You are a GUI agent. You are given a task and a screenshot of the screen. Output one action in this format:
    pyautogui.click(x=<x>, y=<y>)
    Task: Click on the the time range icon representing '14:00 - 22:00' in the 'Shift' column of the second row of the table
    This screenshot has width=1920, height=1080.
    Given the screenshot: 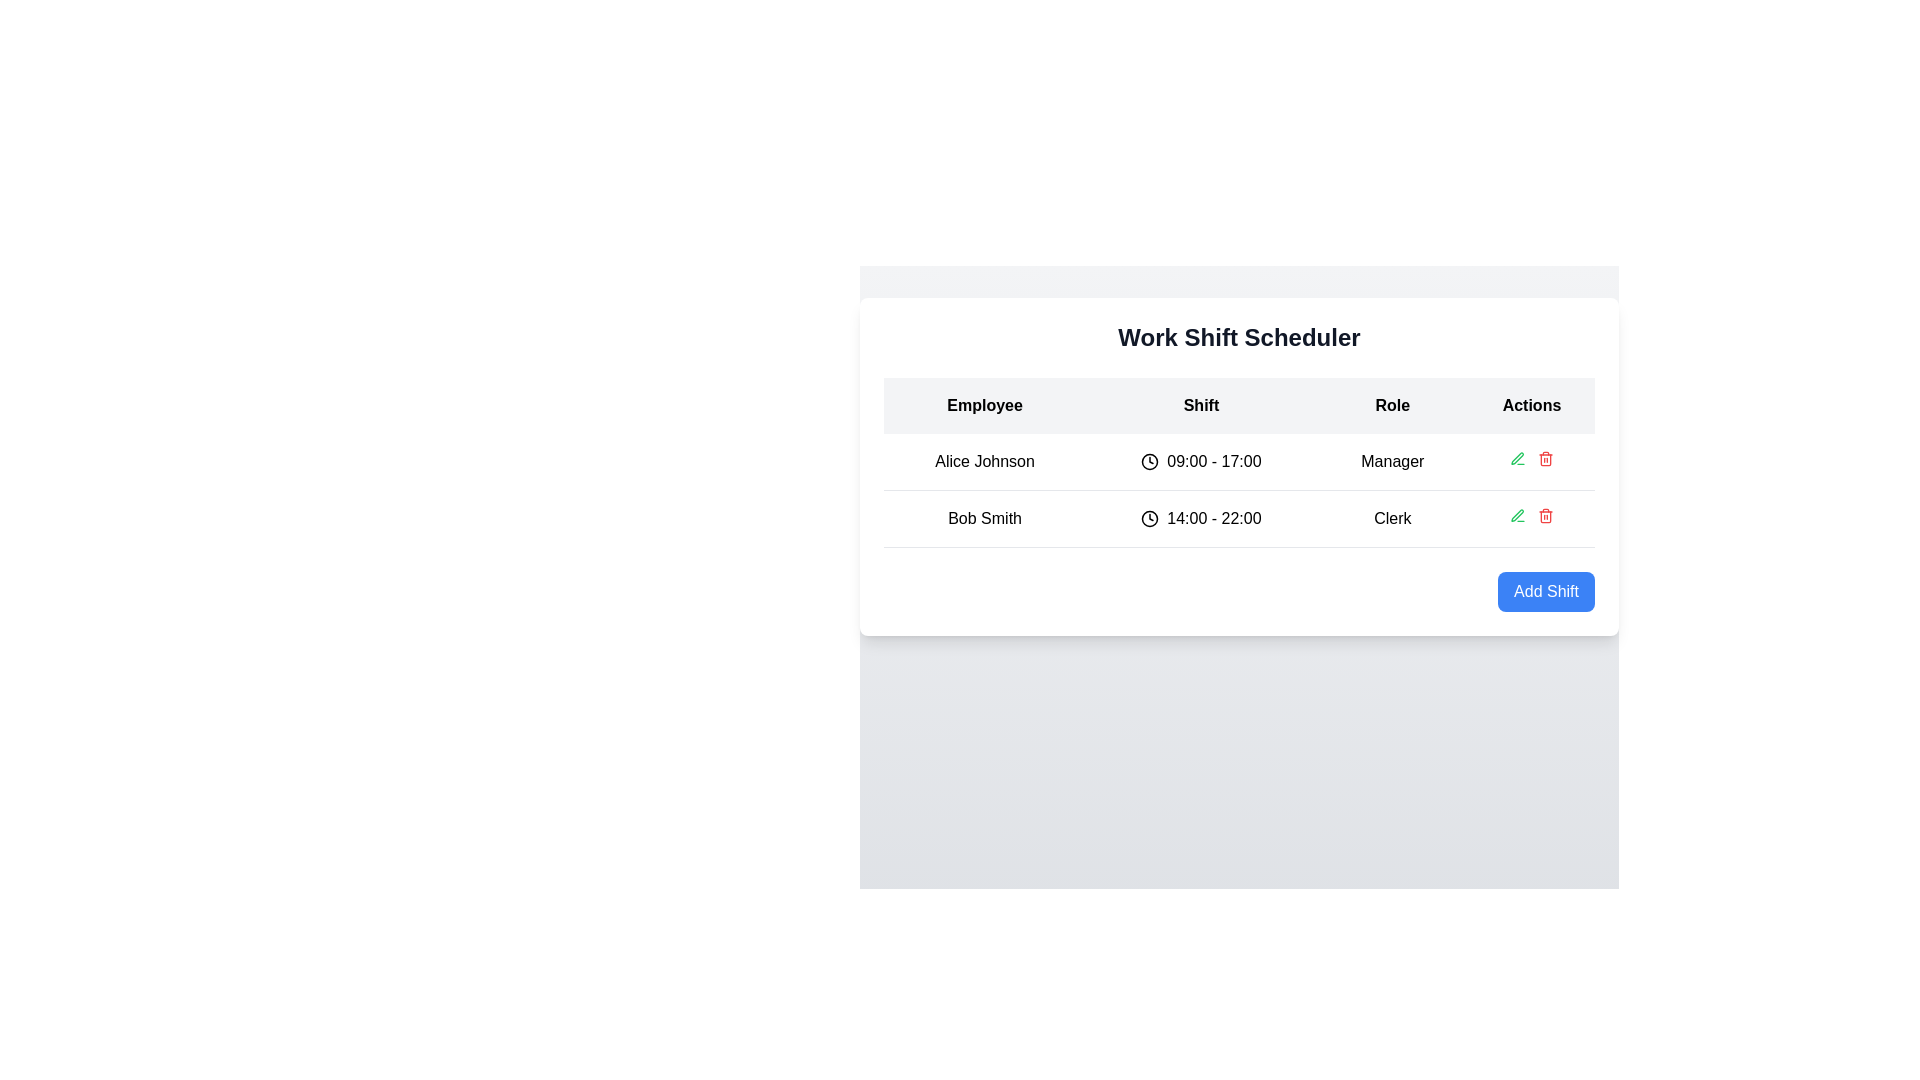 What is the action you would take?
    pyautogui.click(x=1150, y=518)
    